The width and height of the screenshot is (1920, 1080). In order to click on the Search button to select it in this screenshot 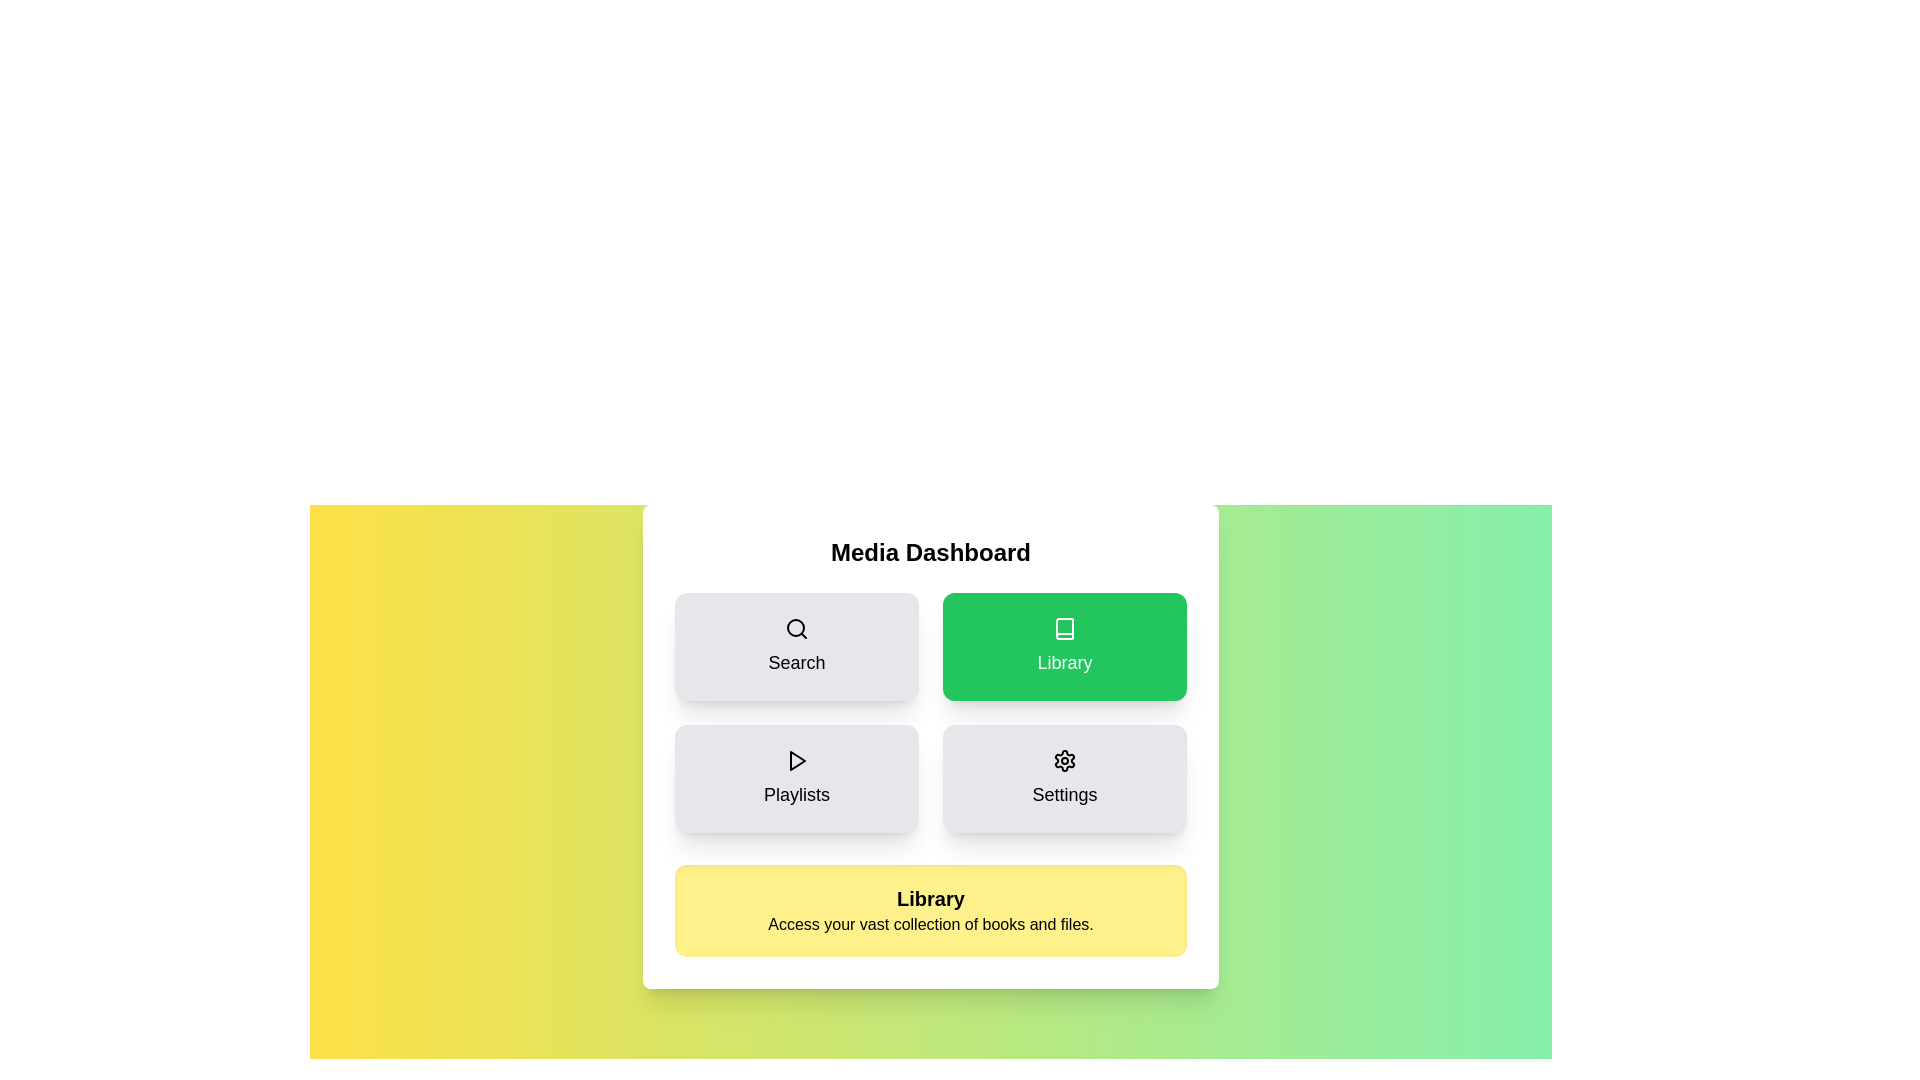, I will do `click(795, 647)`.